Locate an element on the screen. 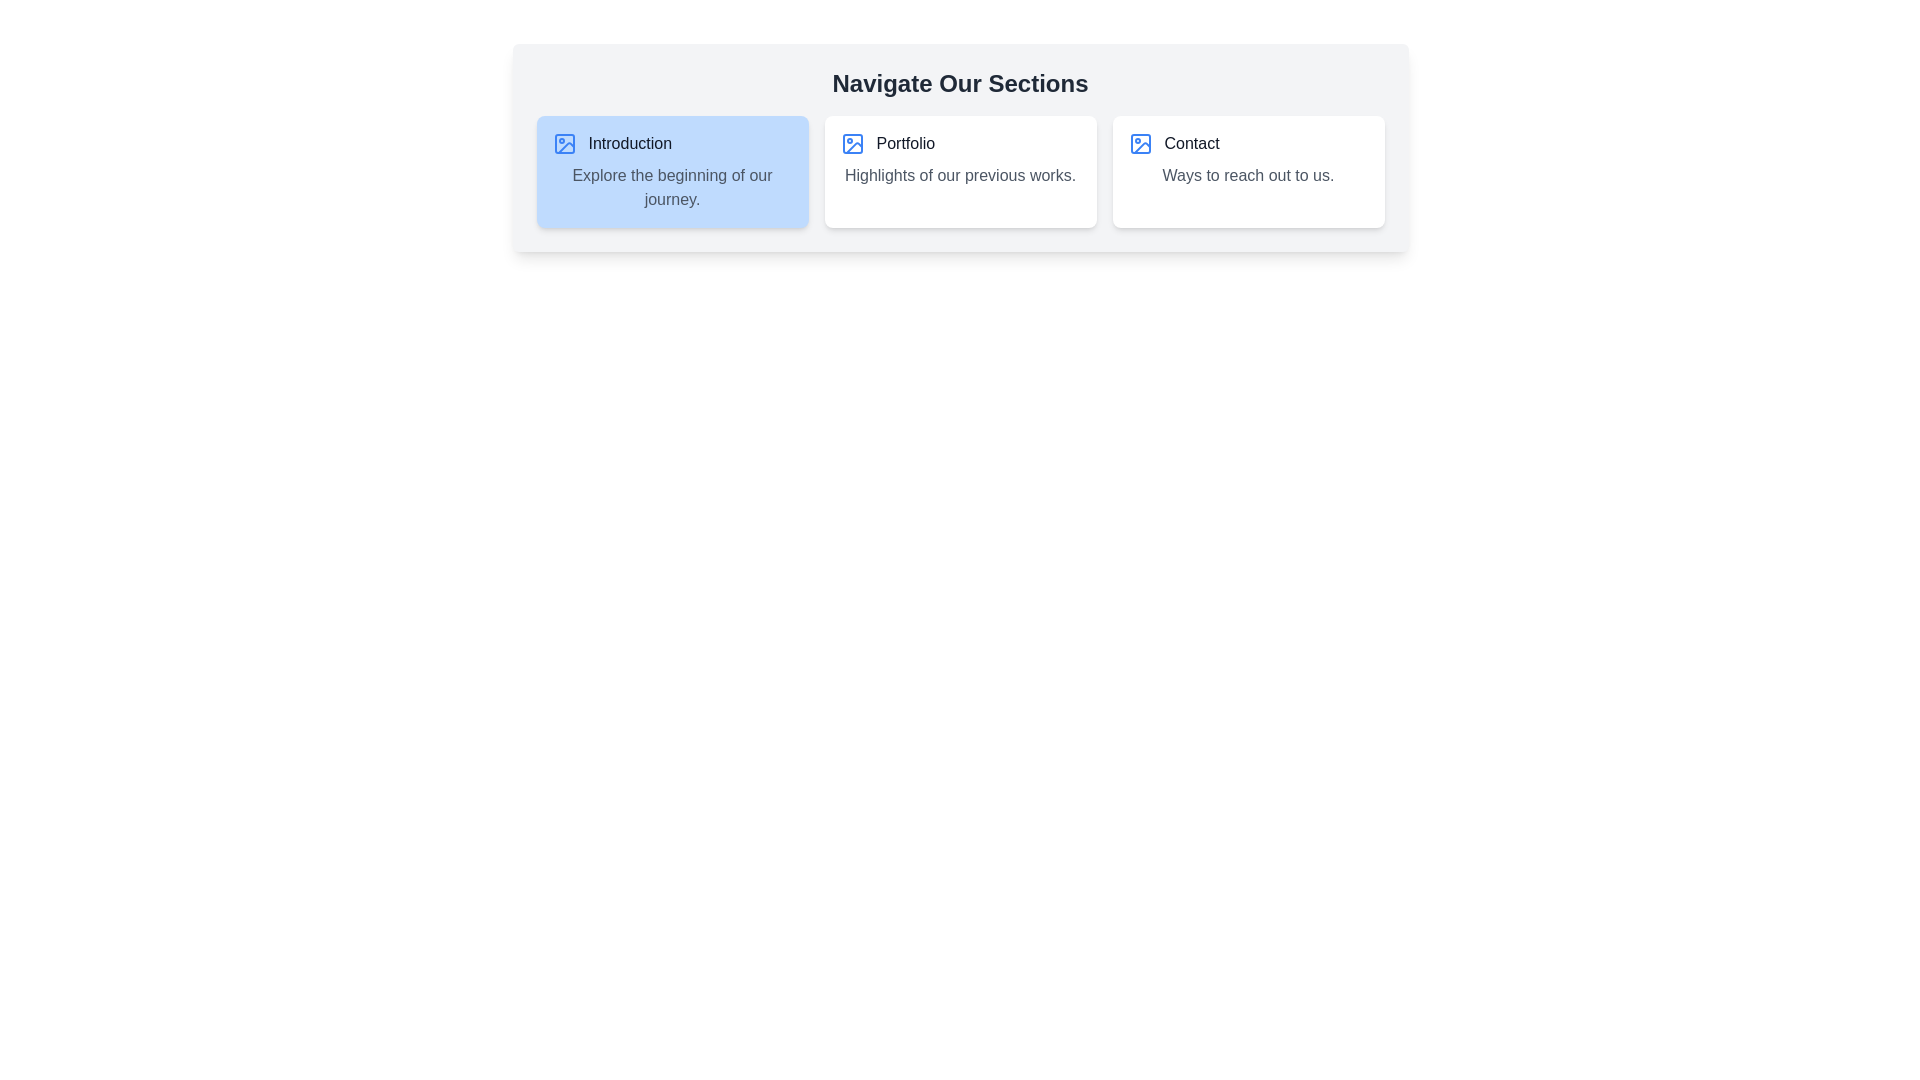 The image size is (1920, 1080). the descriptive text block located beneath the 'Contact' header in the rightmost card of the horizontally-aligned card arrangement is located at coordinates (1247, 175).